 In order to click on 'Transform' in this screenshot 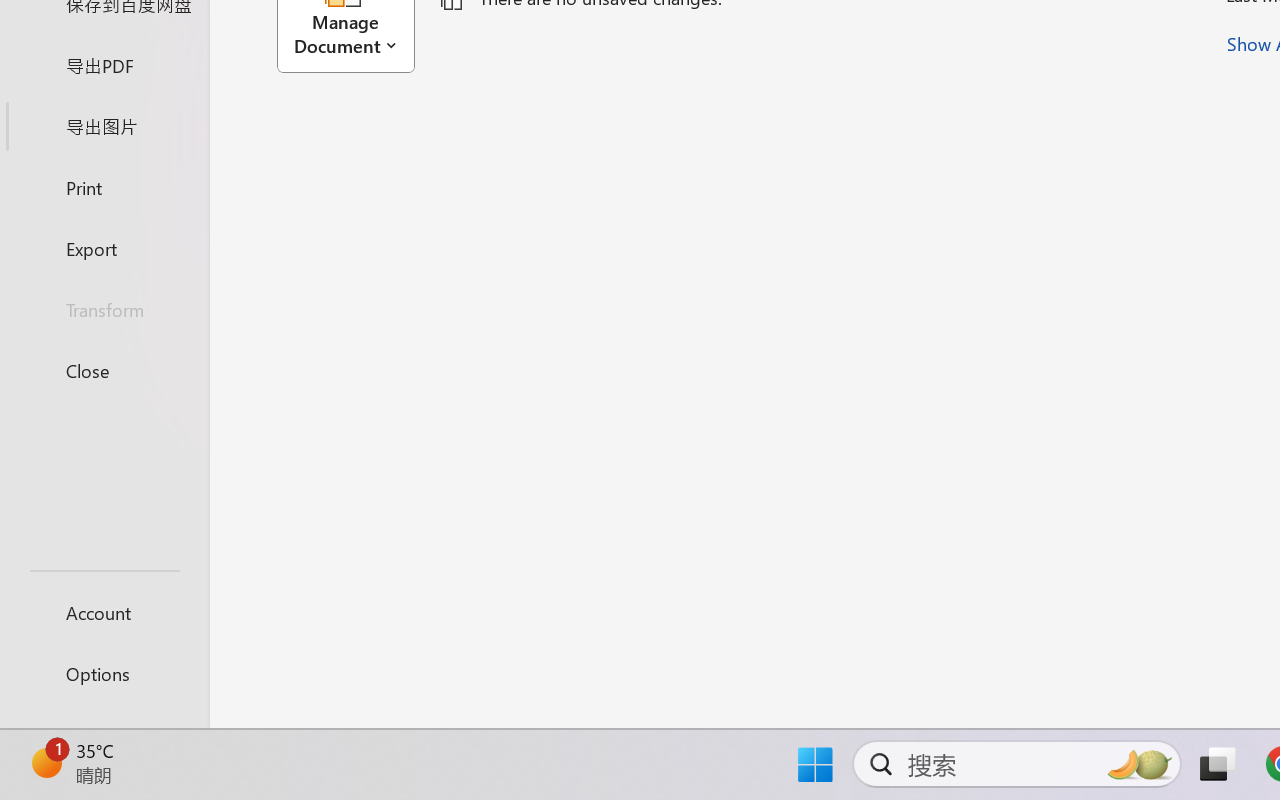, I will do `click(103, 308)`.